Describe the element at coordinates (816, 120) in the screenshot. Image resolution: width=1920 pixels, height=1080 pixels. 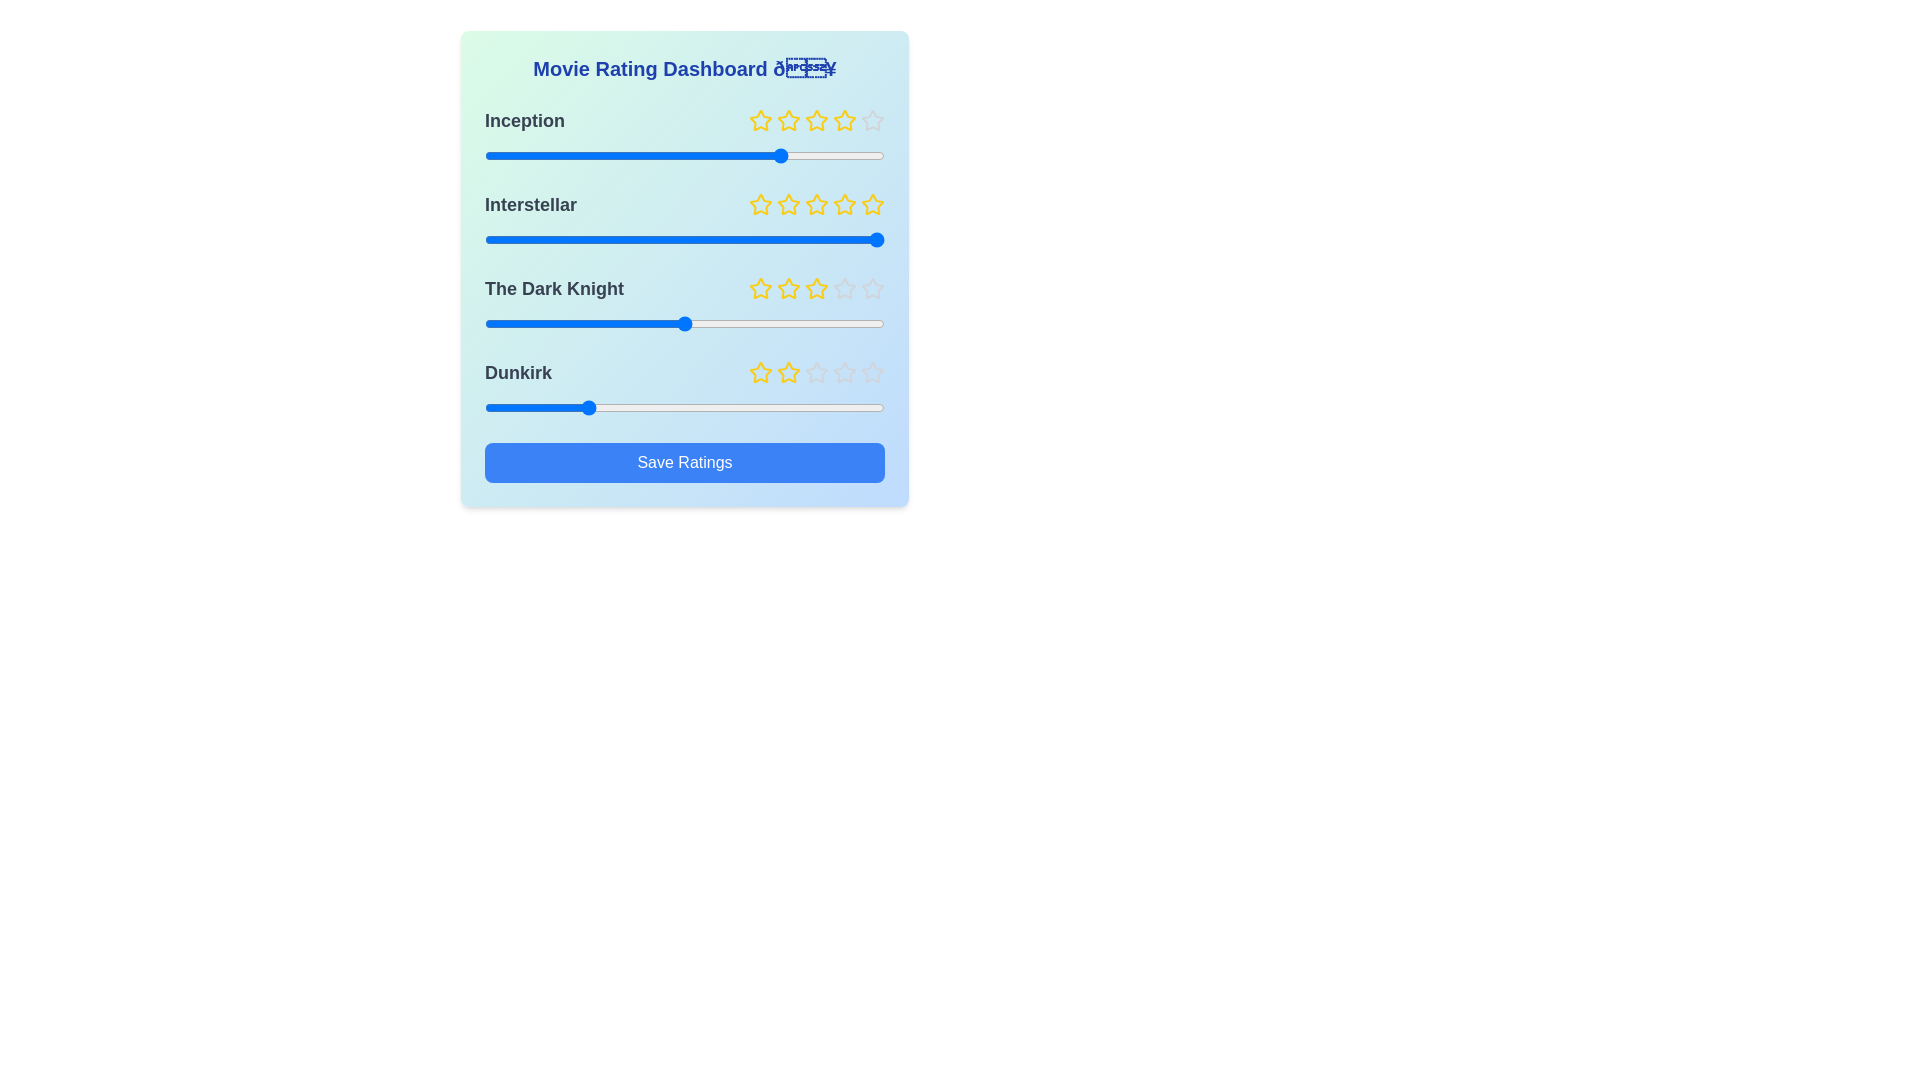
I see `the rating for a movie to 3 stars by clicking on the corresponding star` at that location.